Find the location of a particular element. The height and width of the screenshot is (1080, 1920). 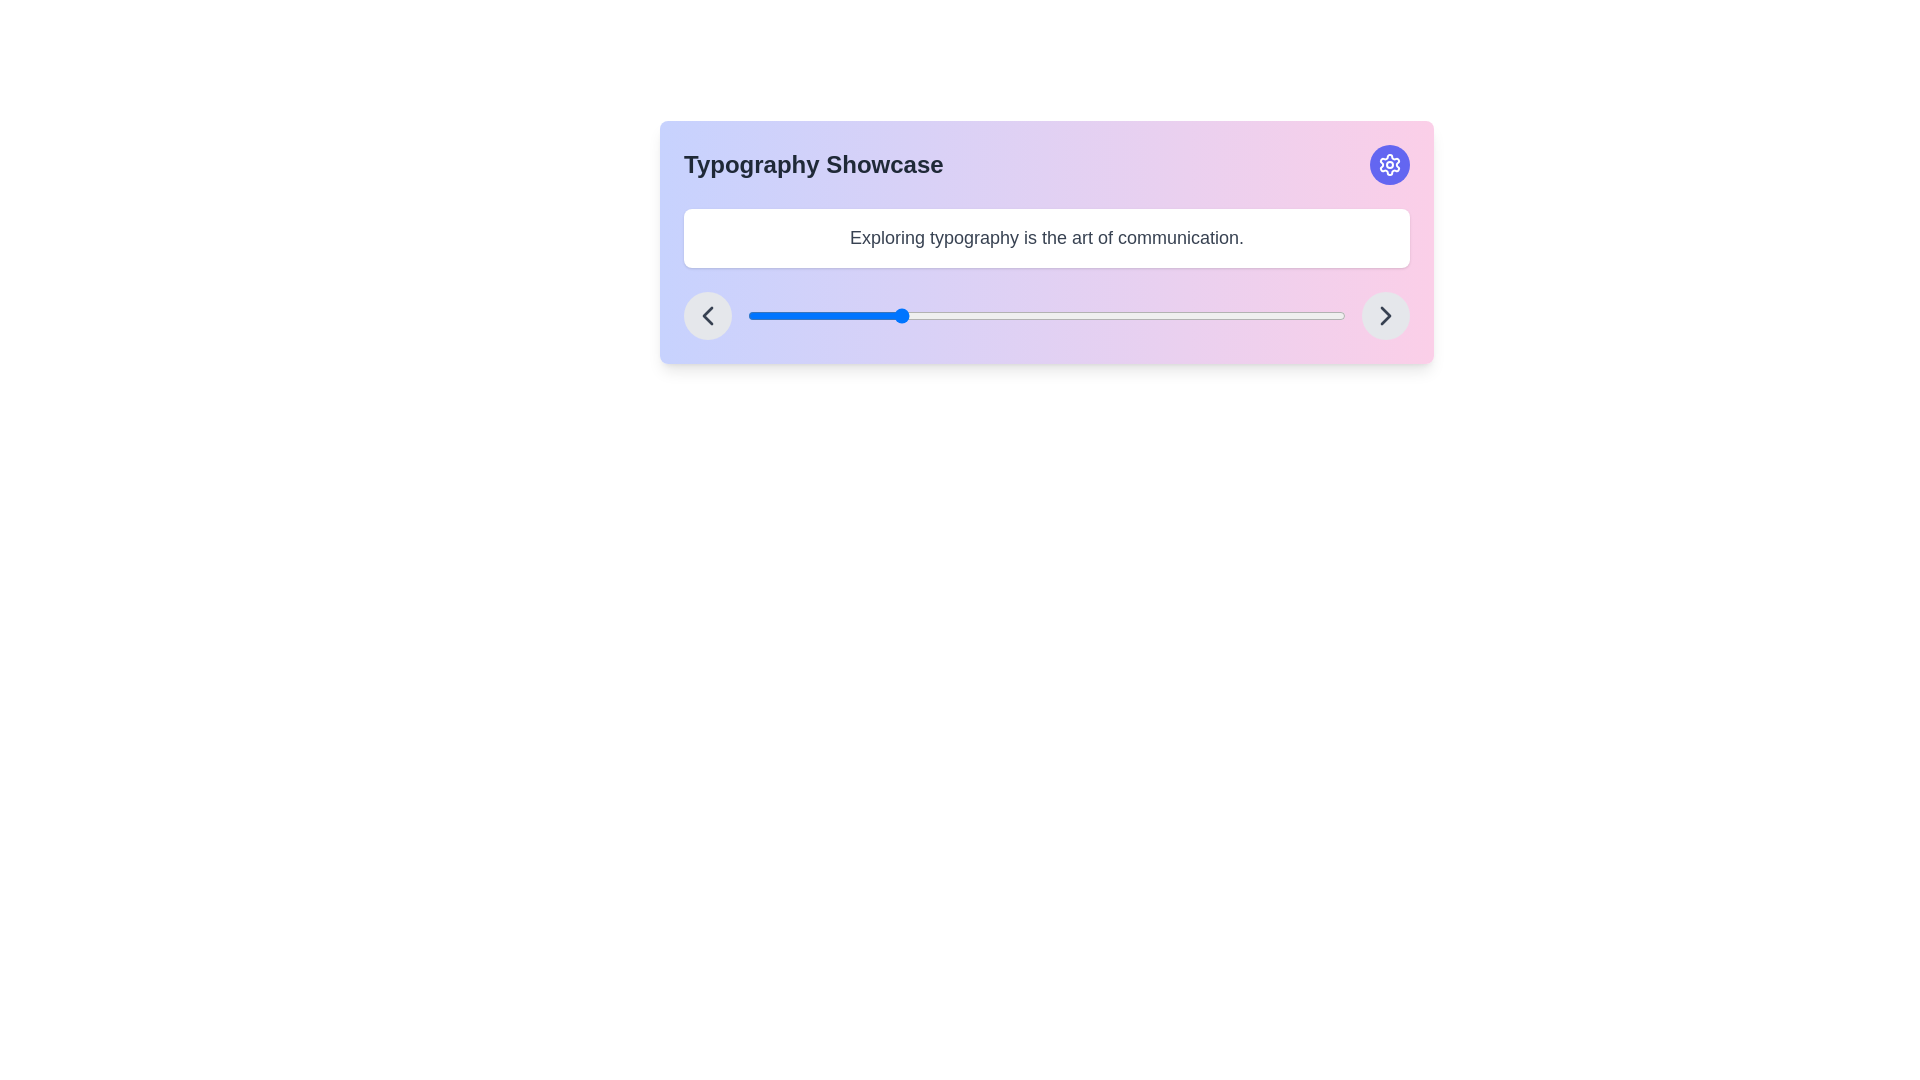

the right-positioned chevron icon within the gray circle is located at coordinates (1385, 315).